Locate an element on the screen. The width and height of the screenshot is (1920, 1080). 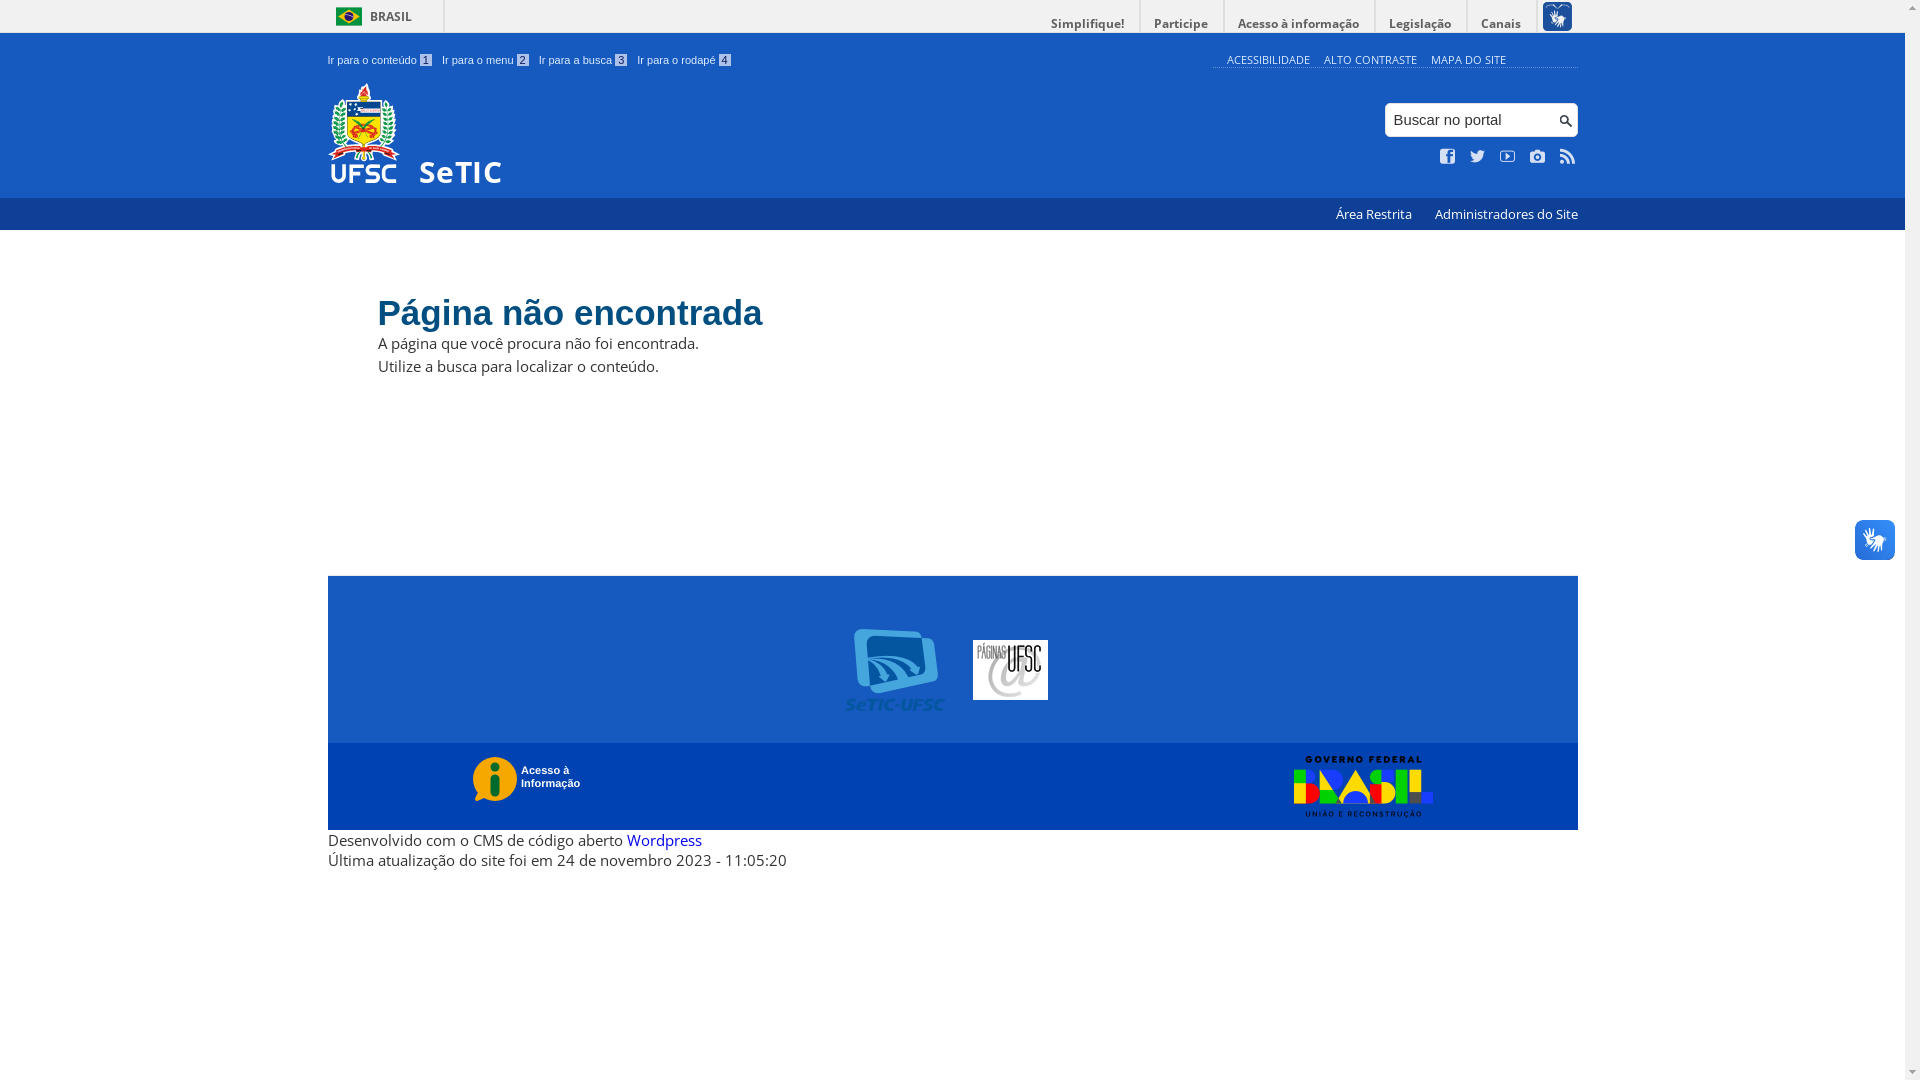
'Ir para o menu 2' is located at coordinates (485, 59).